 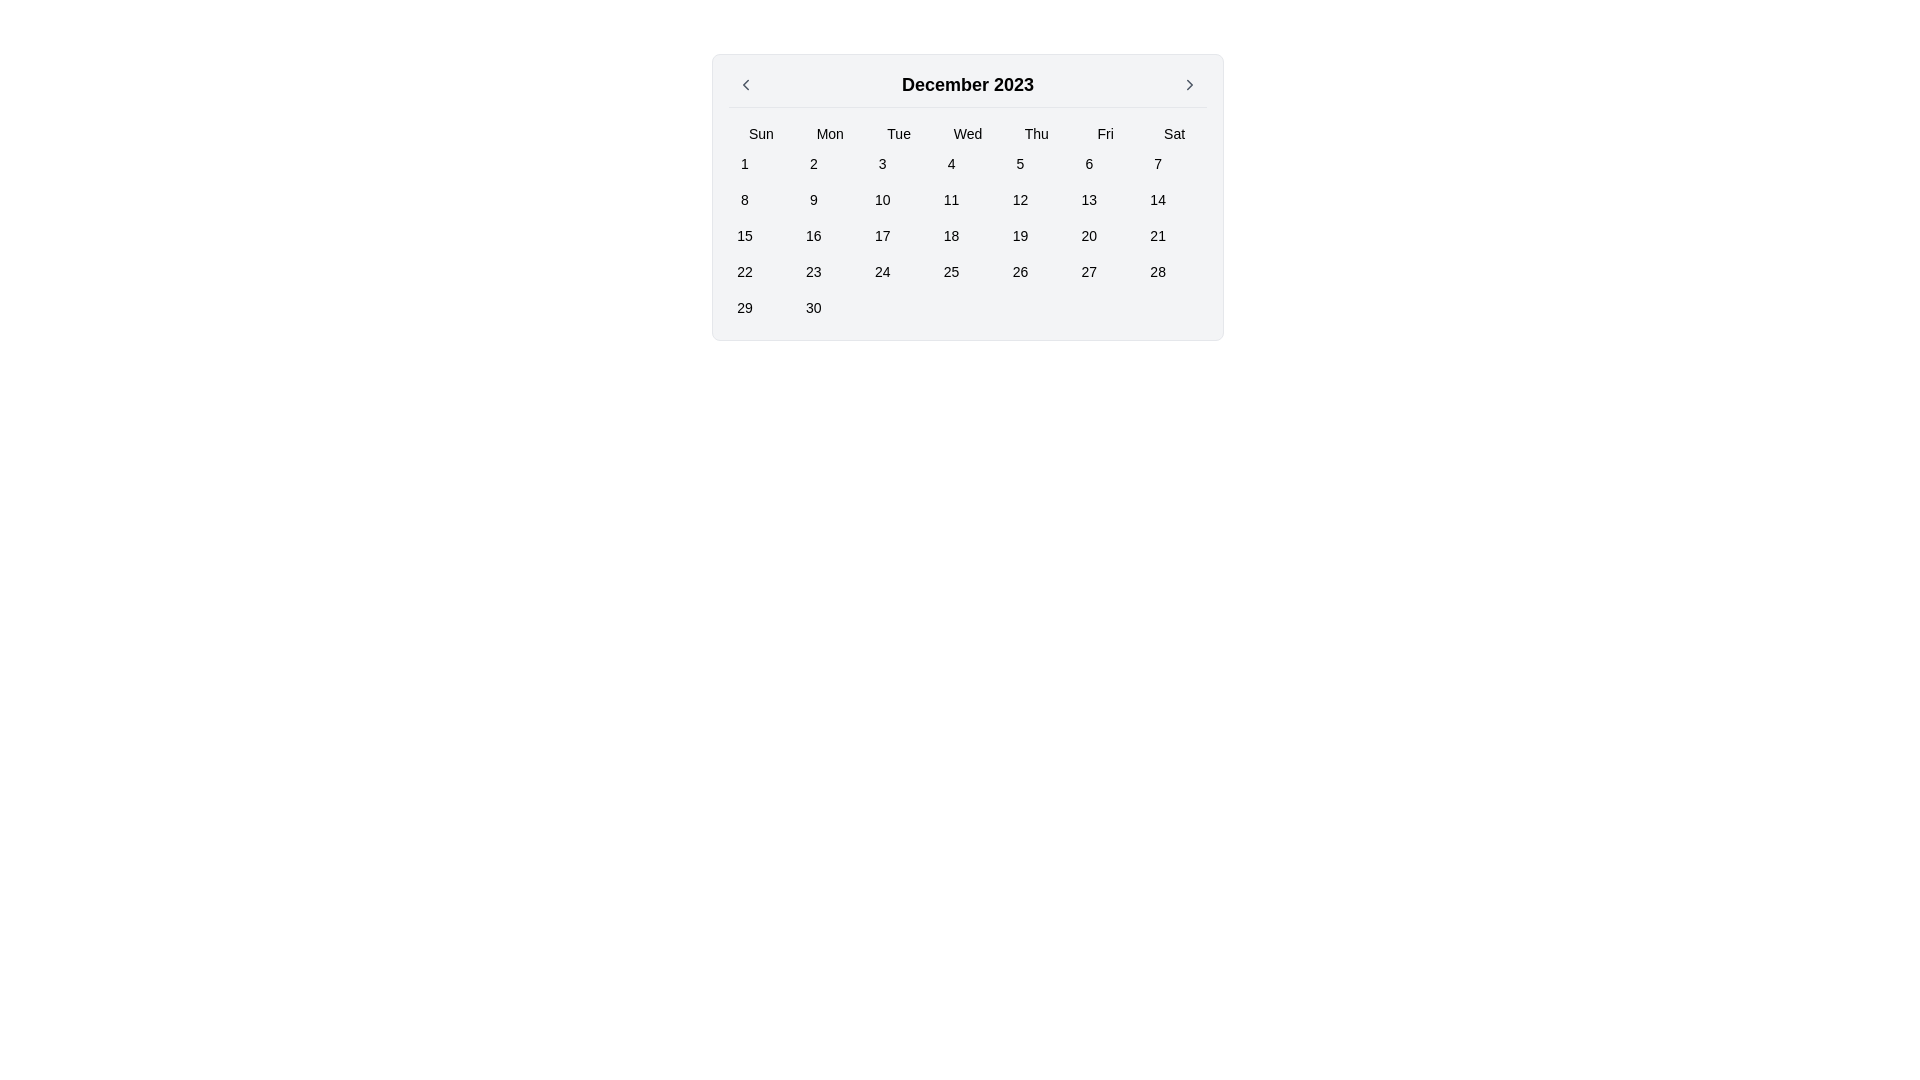 I want to click on the static text label displaying 'Fri', which is the sixth label in a sequence of seven horizontal text labels within the calendar widget, so click(x=1104, y=134).